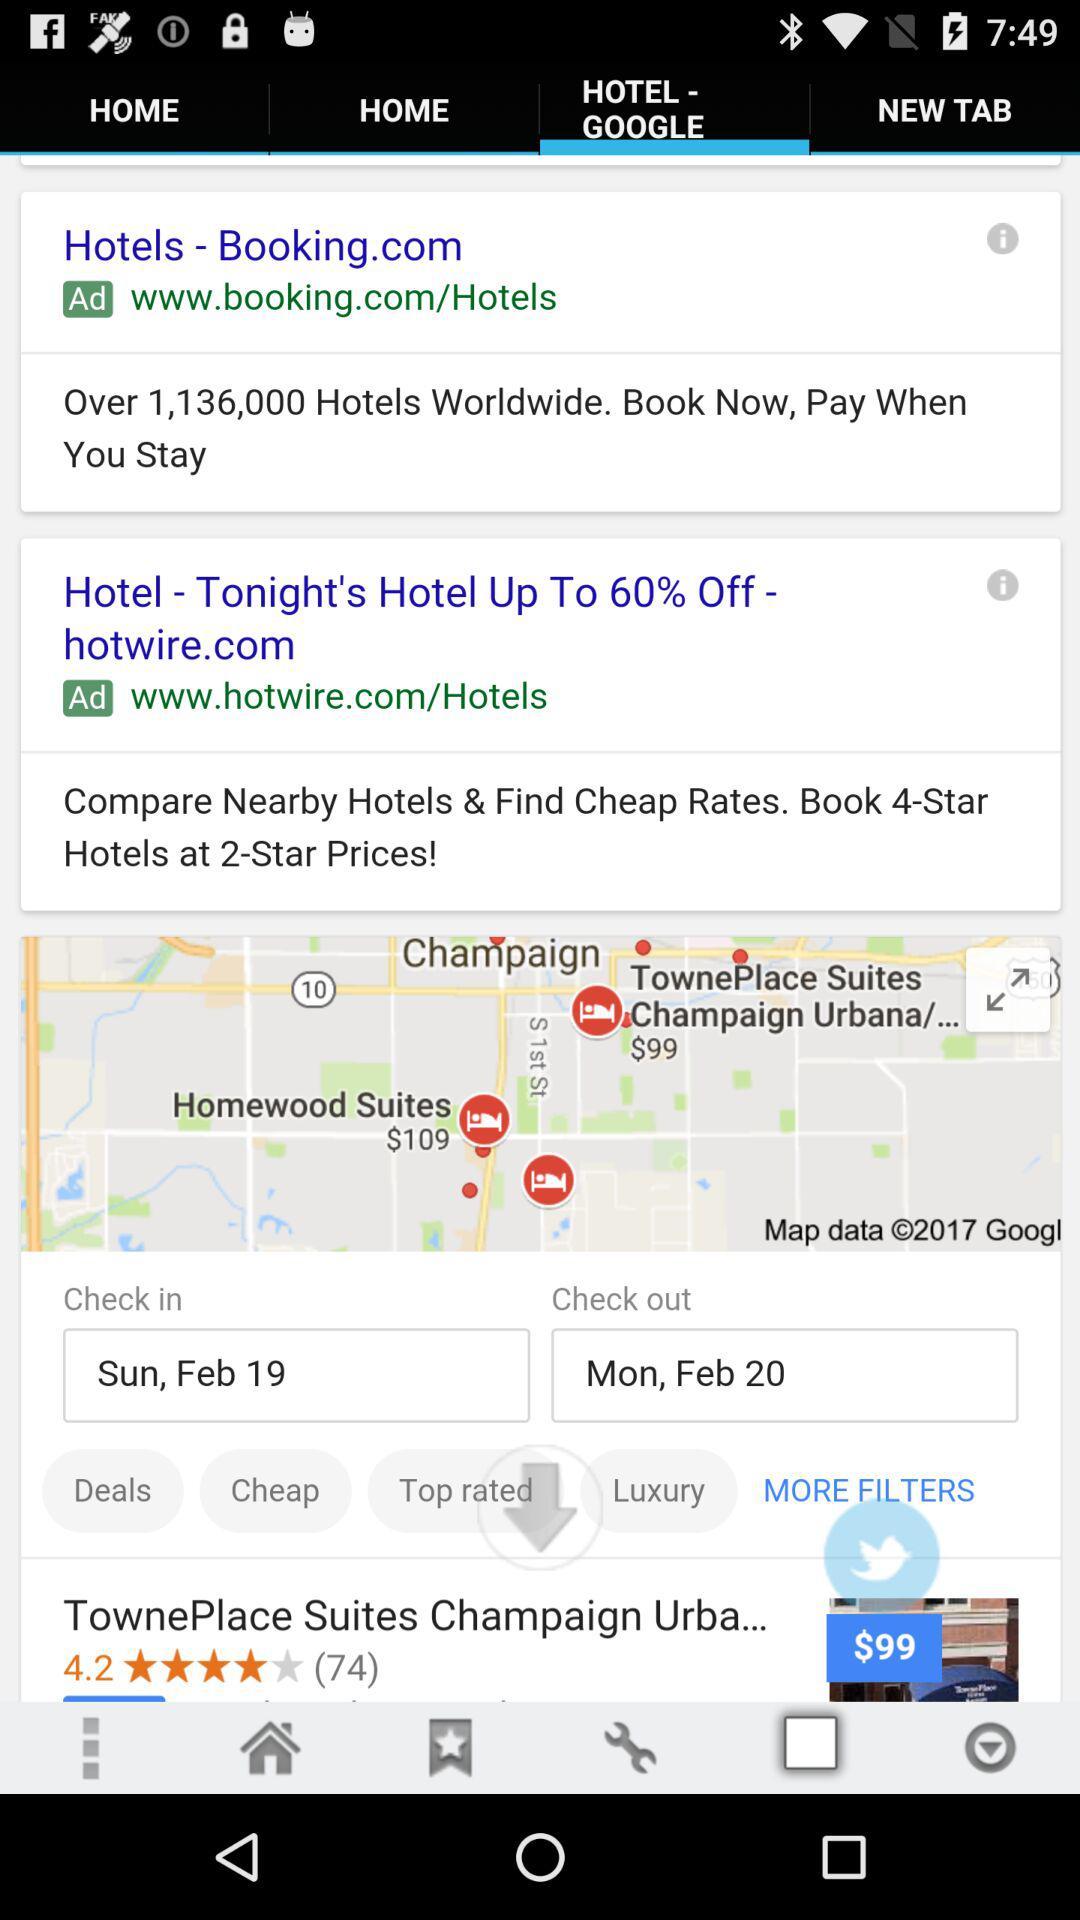 Image resolution: width=1080 pixels, height=1920 pixels. I want to click on twitter, so click(880, 1554).